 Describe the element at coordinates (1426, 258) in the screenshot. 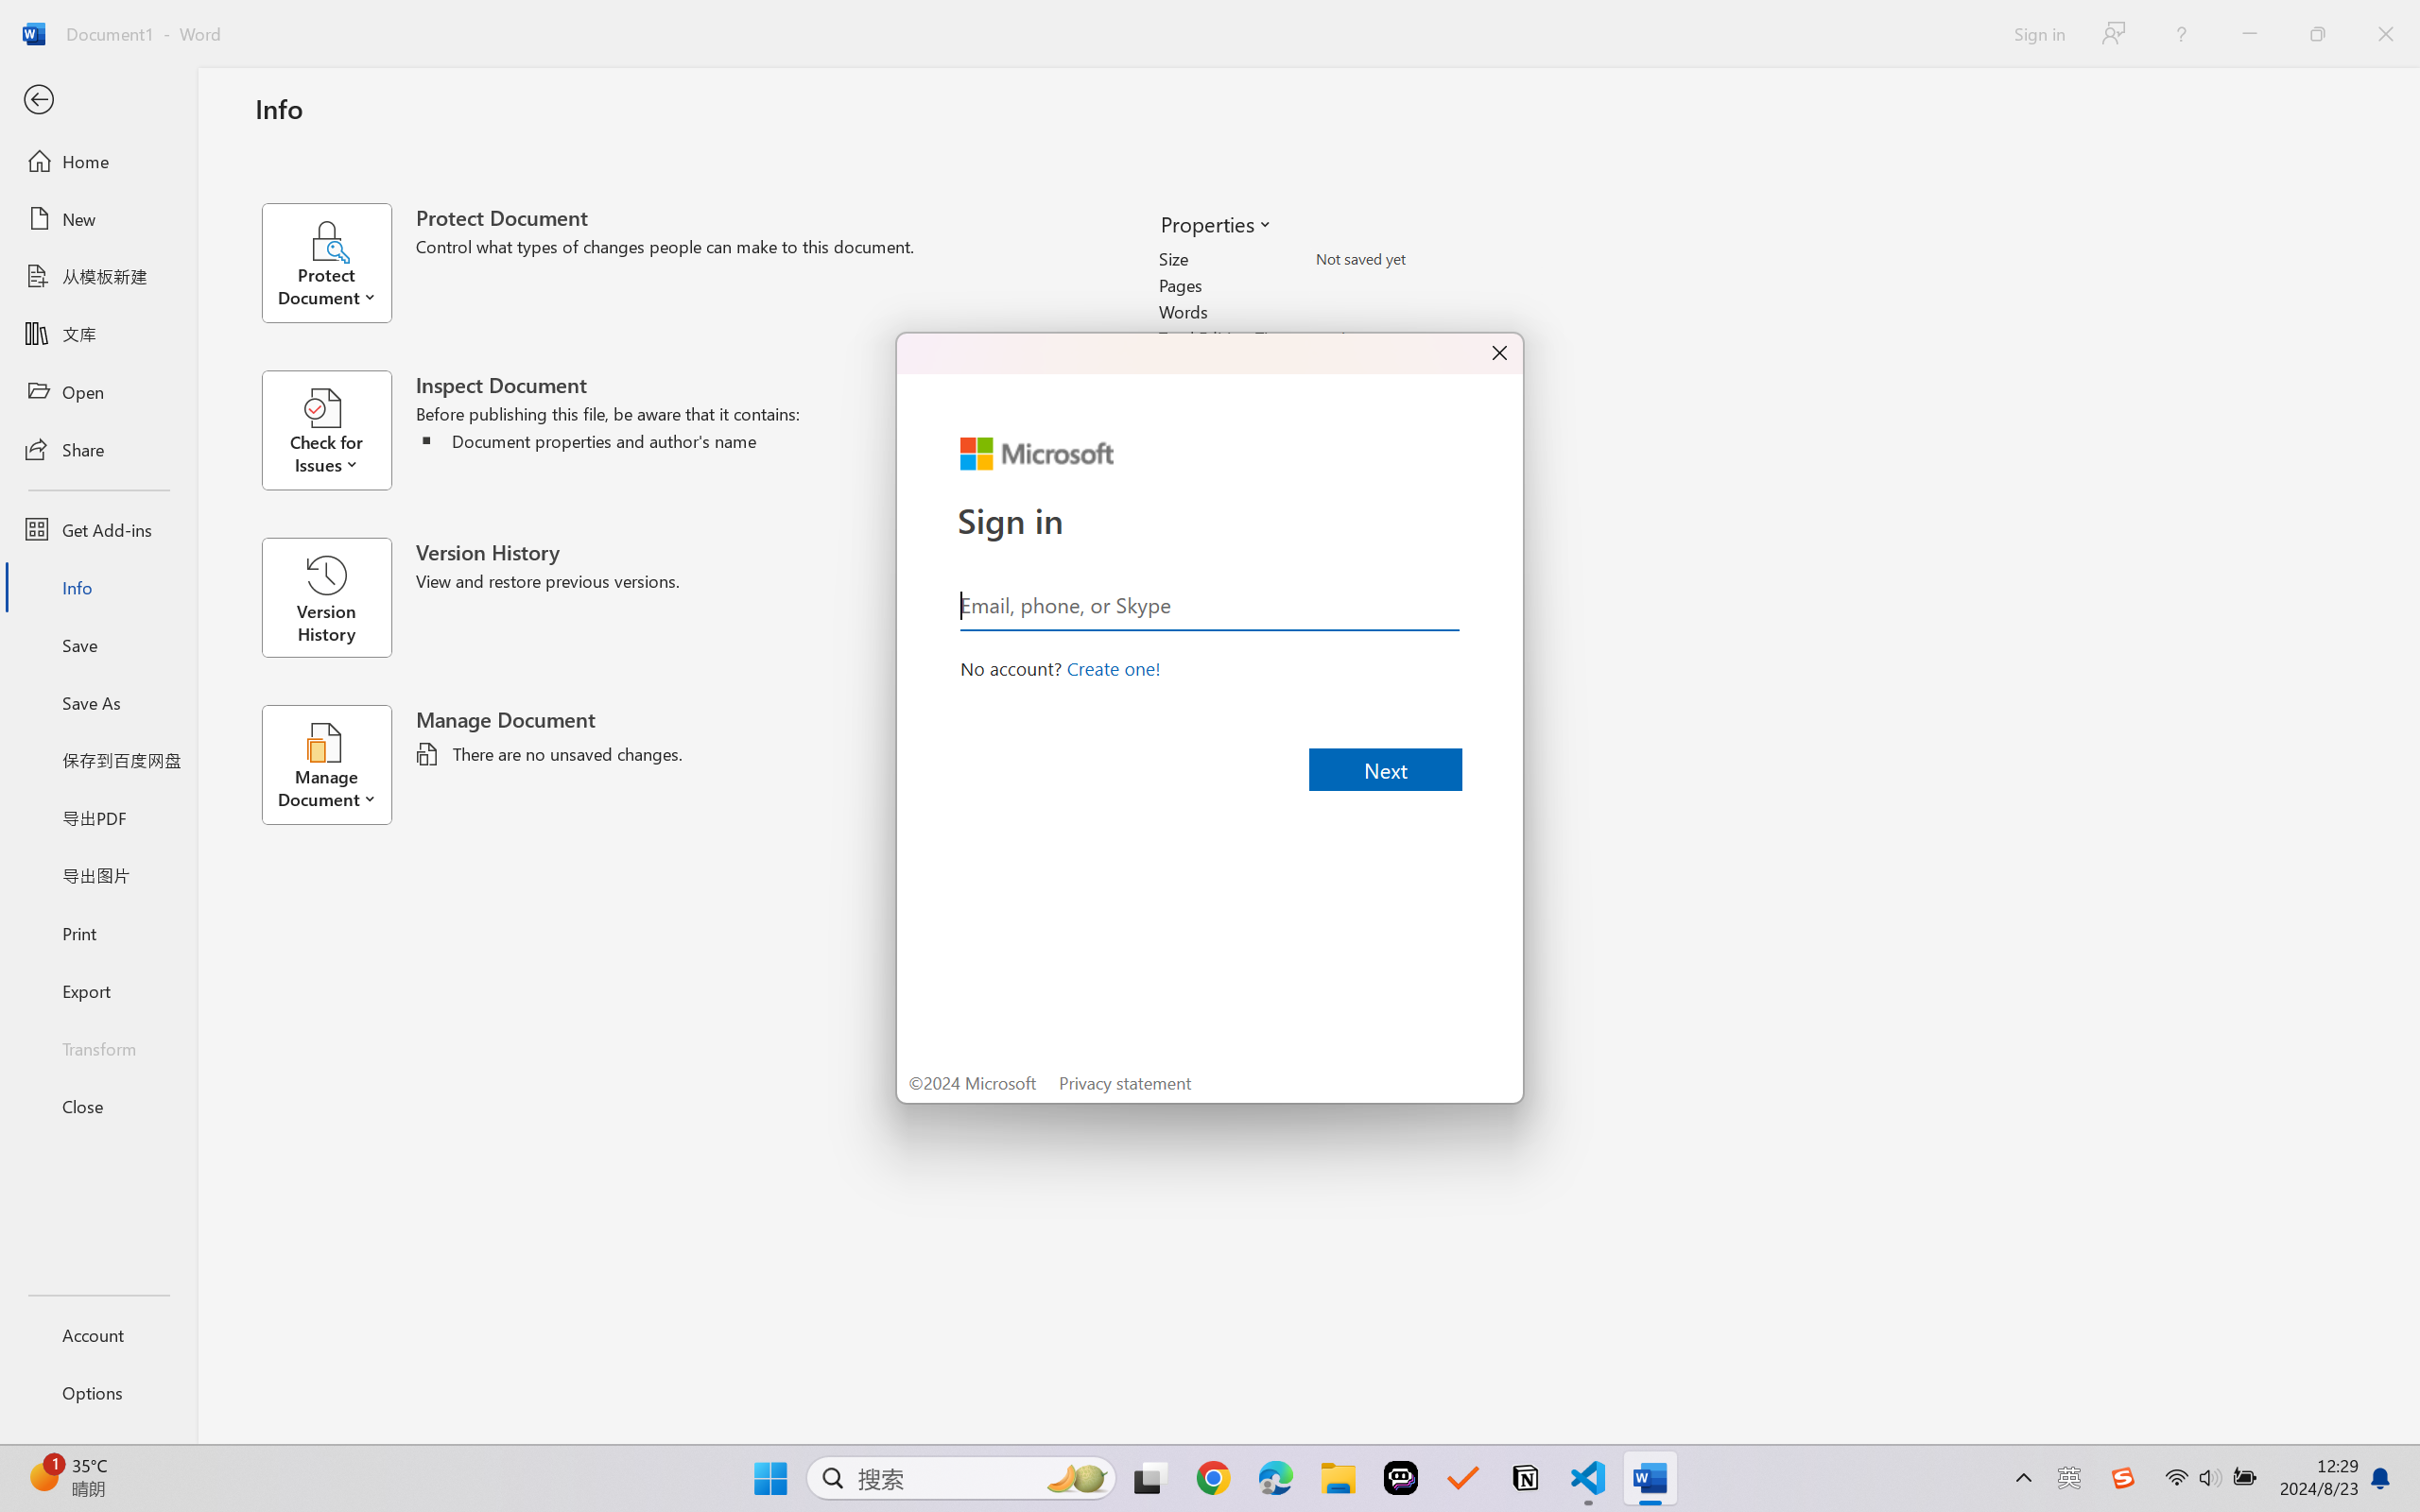

I see `'Size'` at that location.